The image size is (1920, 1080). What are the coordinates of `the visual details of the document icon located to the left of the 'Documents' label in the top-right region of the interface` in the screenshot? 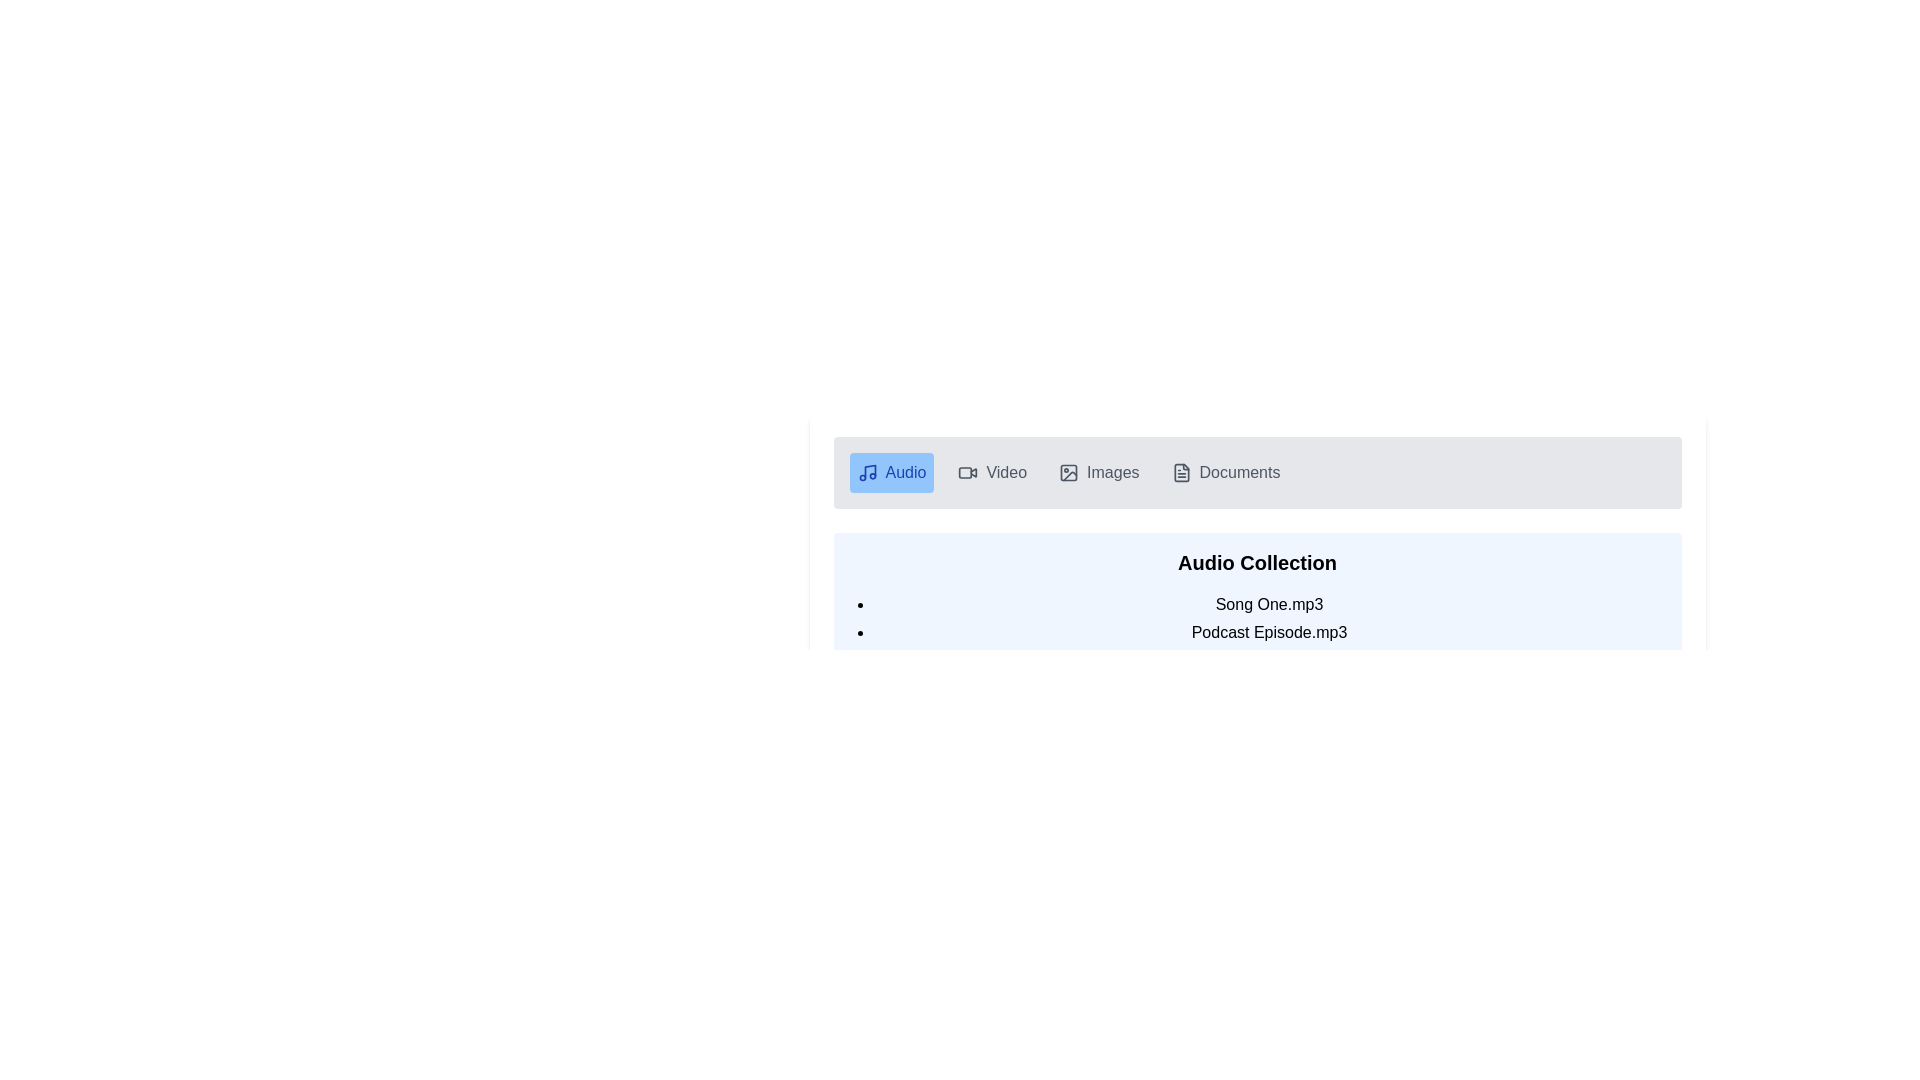 It's located at (1181, 473).